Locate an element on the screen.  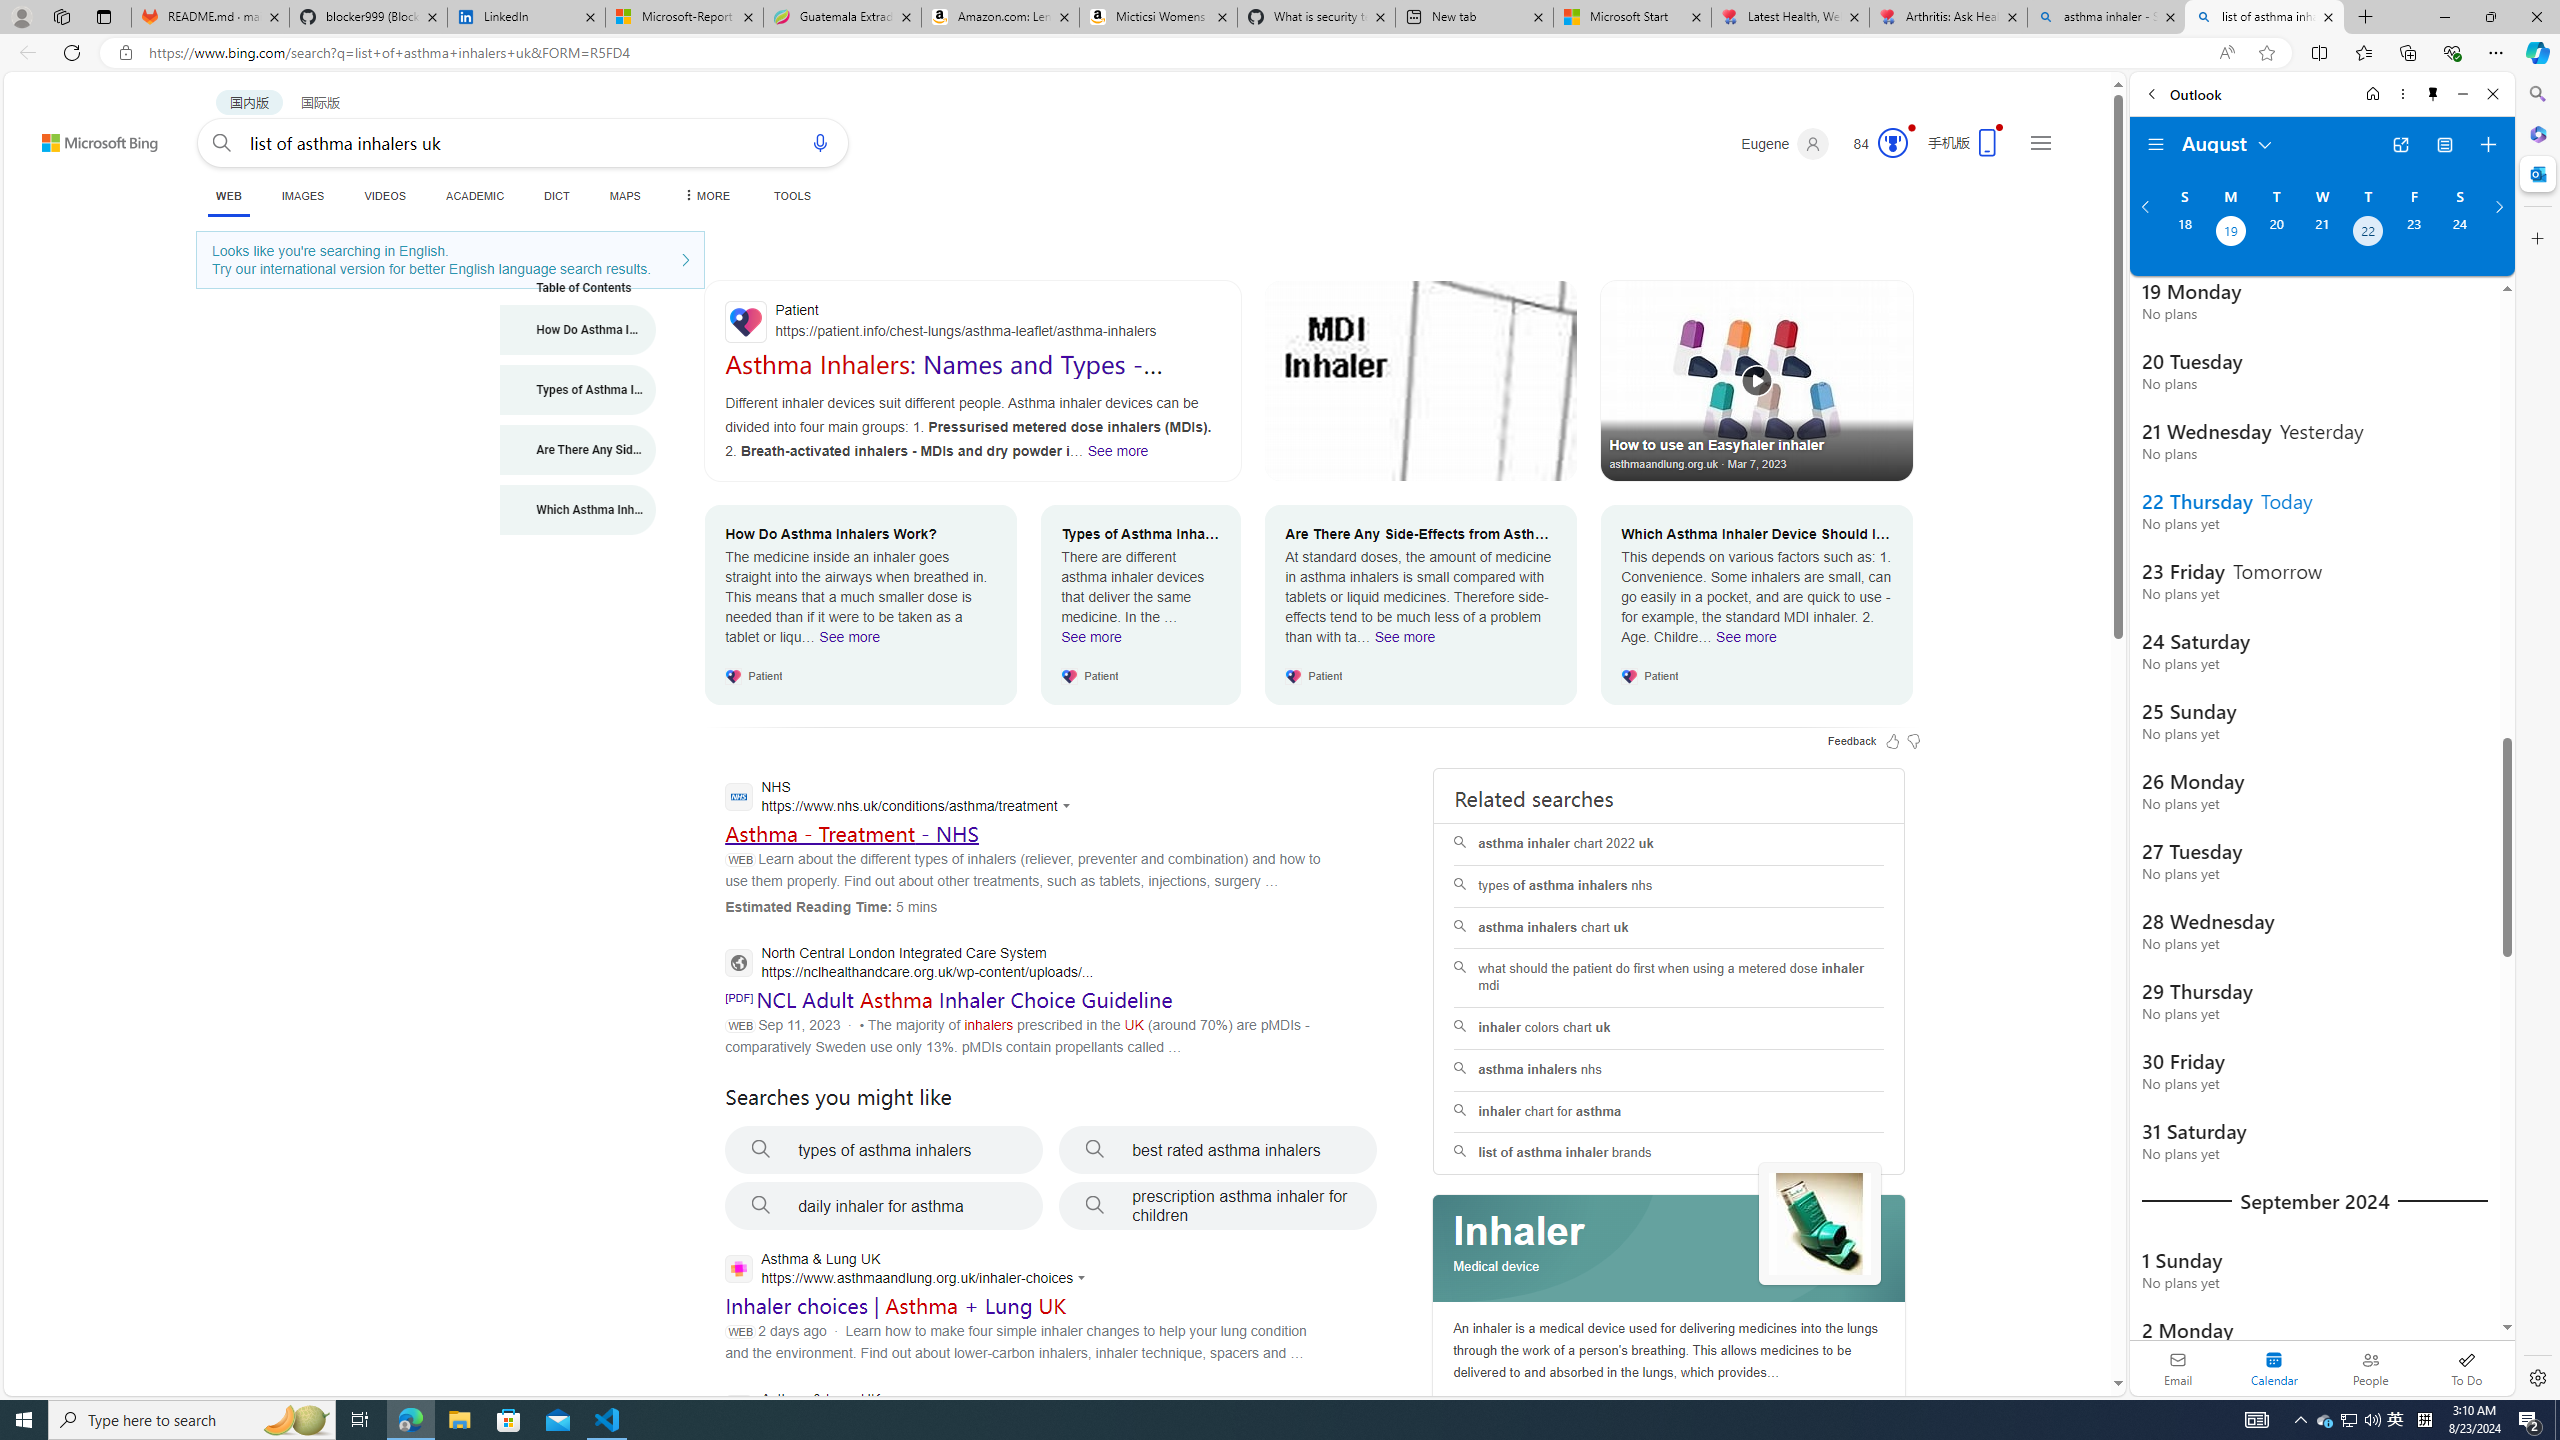
'Wednesday, August 21, 2024. ' is located at coordinates (2320, 233).